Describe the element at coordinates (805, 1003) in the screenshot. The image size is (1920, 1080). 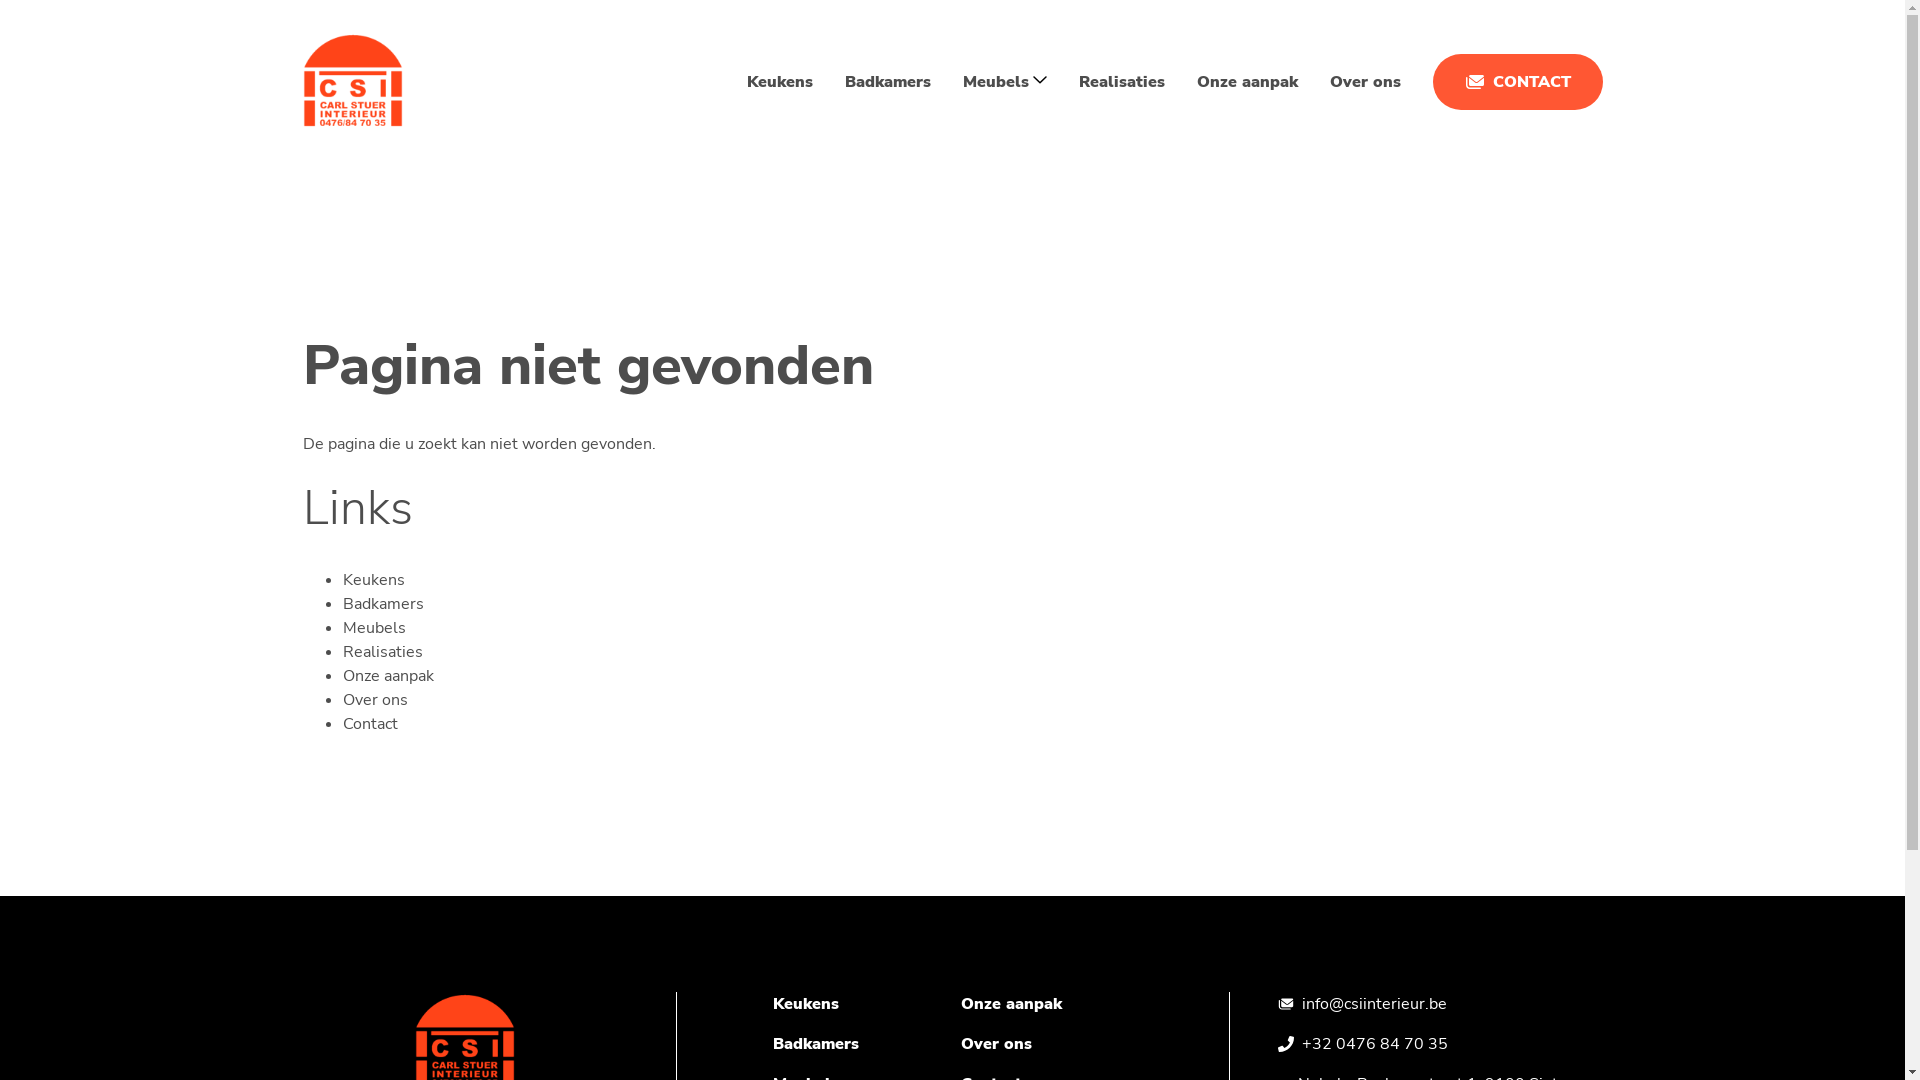
I see `'Keukens'` at that location.